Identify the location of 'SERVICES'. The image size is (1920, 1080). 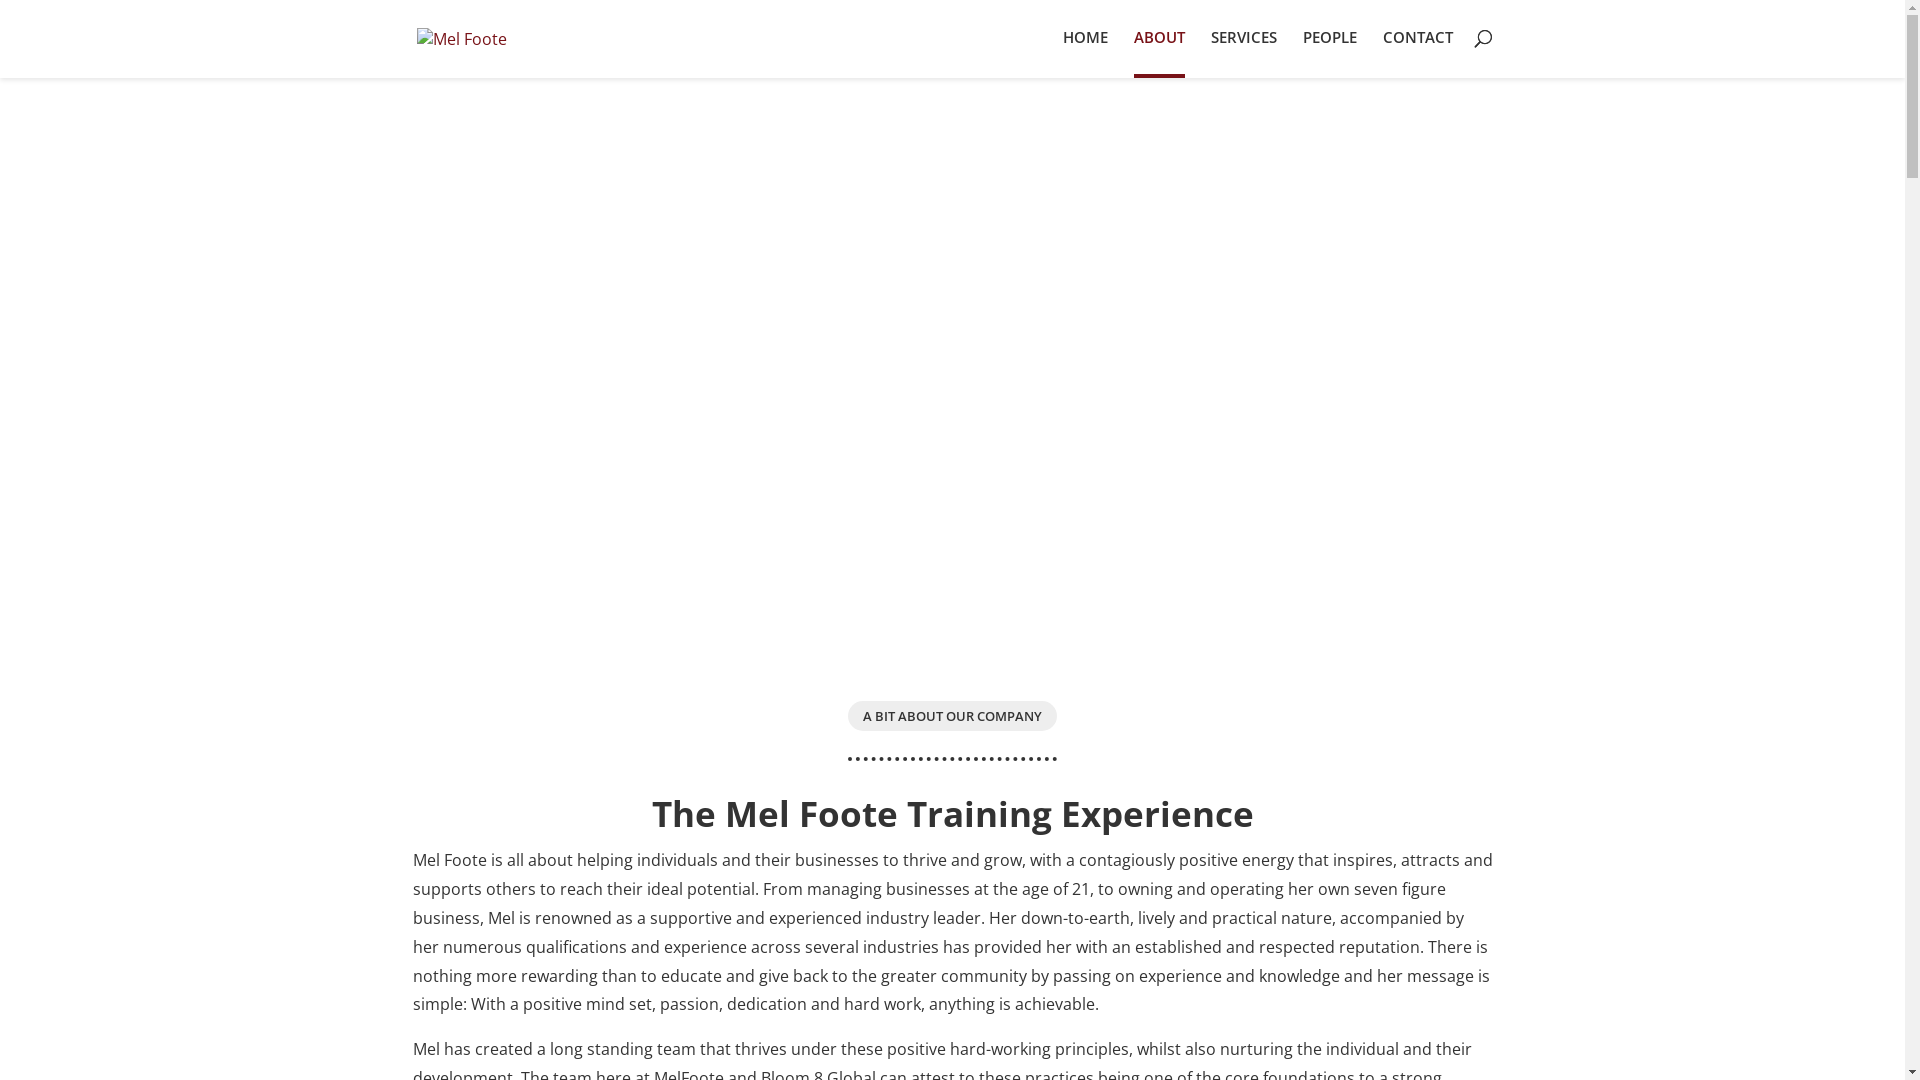
(1208, 50).